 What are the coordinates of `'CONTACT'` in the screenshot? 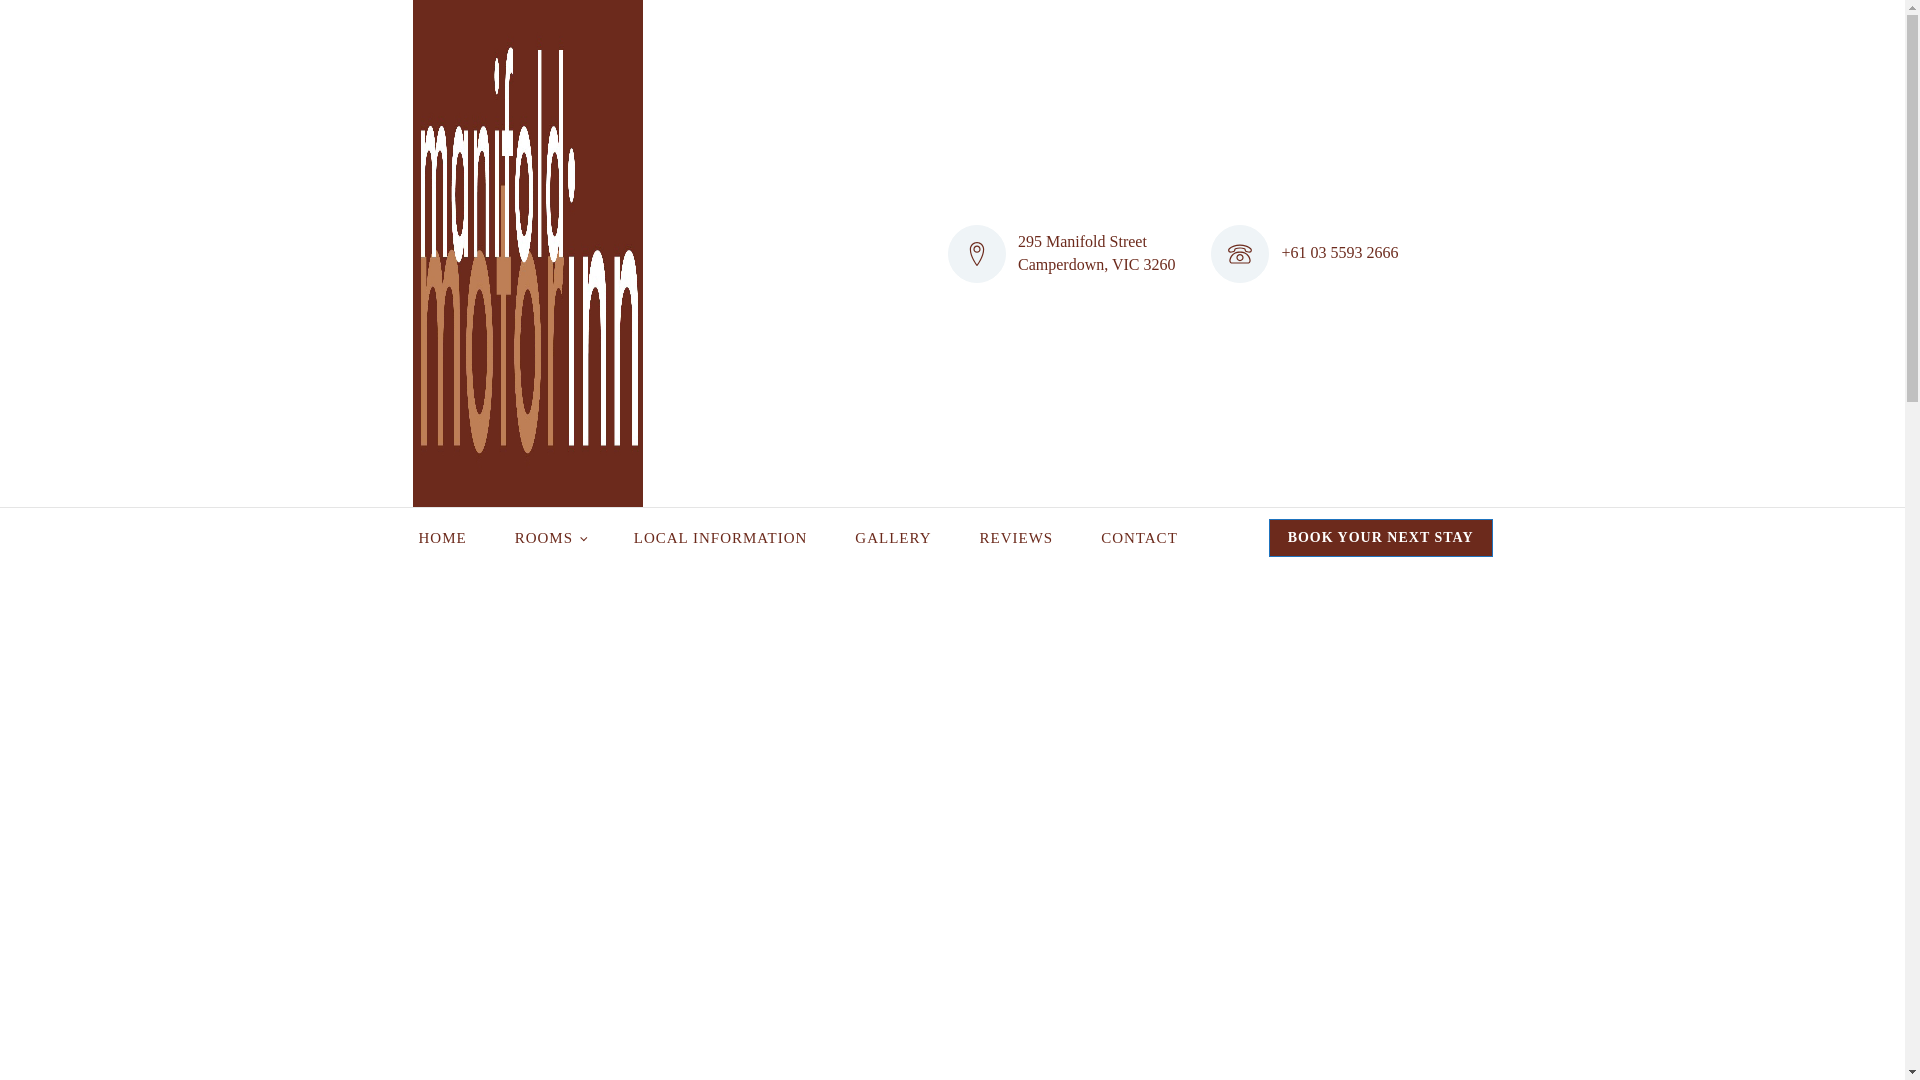 It's located at (1139, 536).